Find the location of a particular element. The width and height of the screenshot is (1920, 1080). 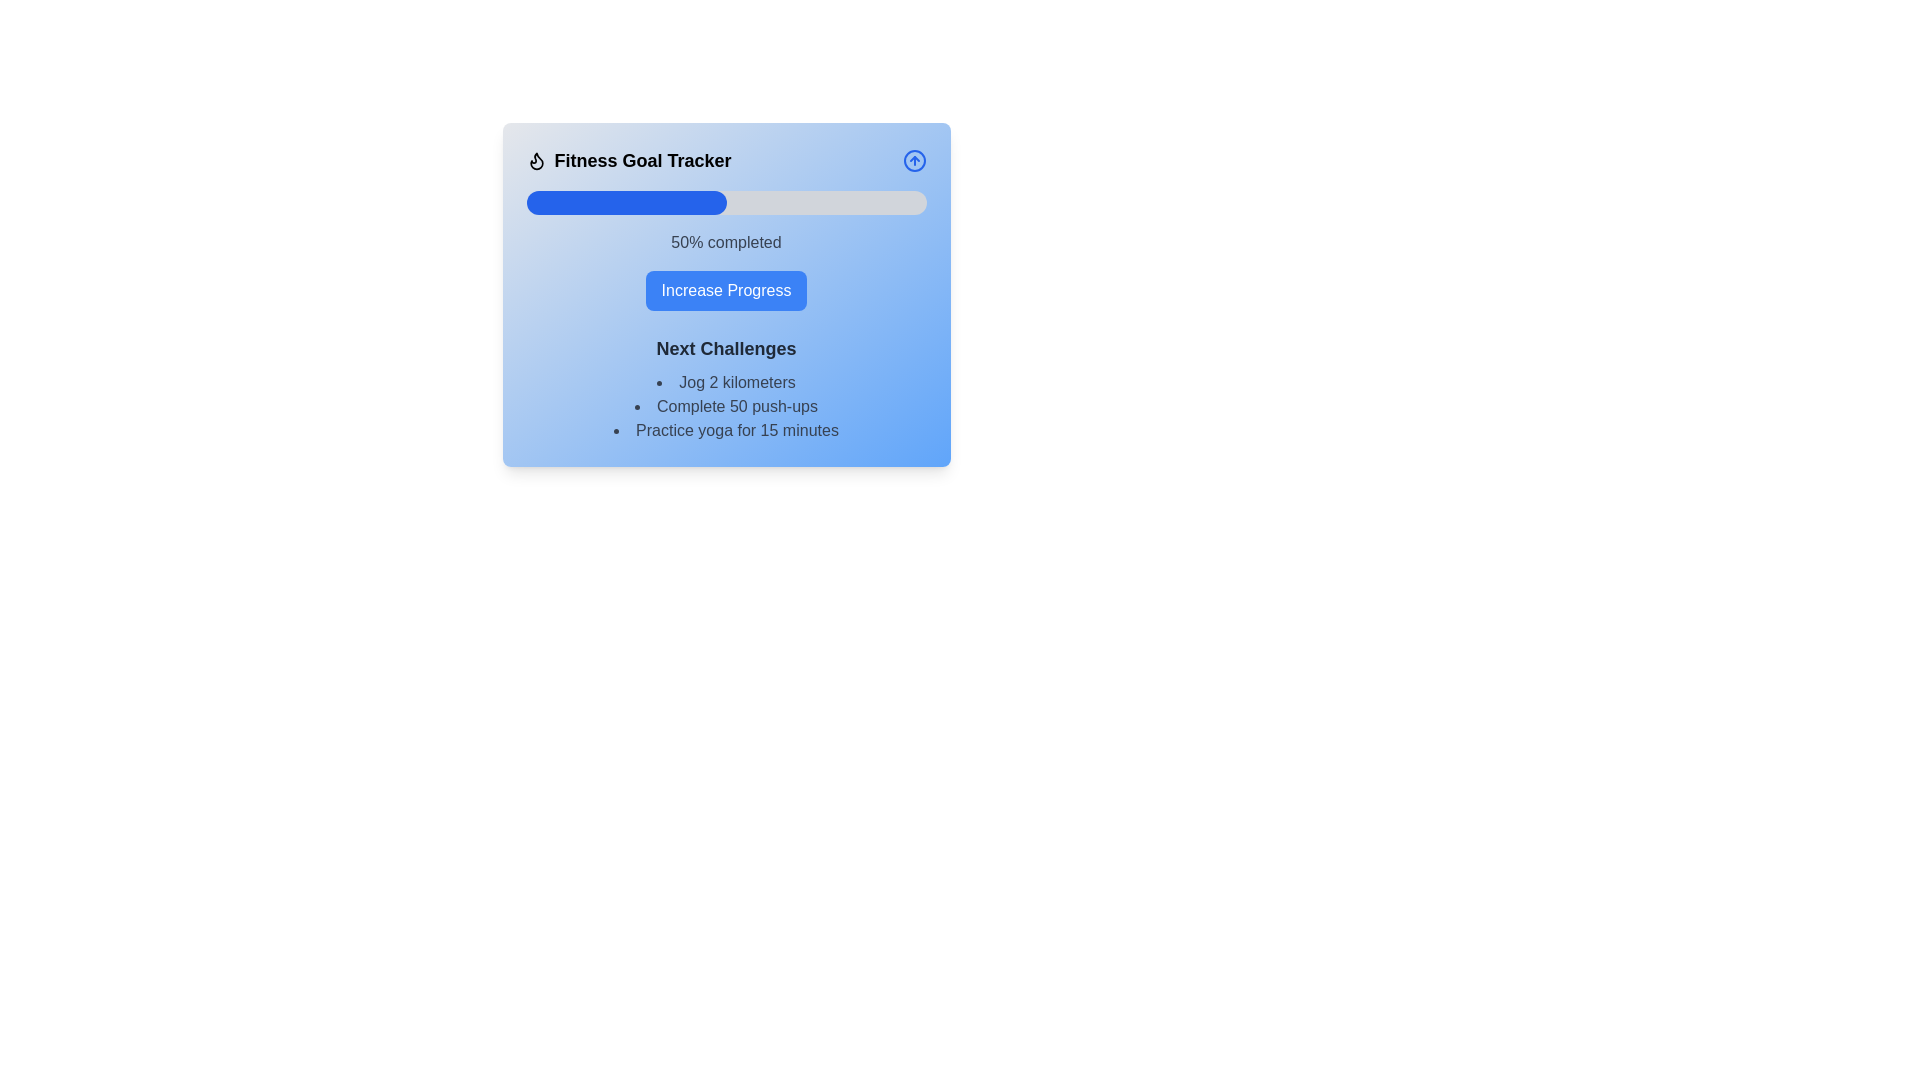

text from the second item in the unordered list under the 'Next Challenges' section, which is positioned between 'Jog 2 kilometers' and 'Practice yoga for 15 minutes' is located at coordinates (725, 406).